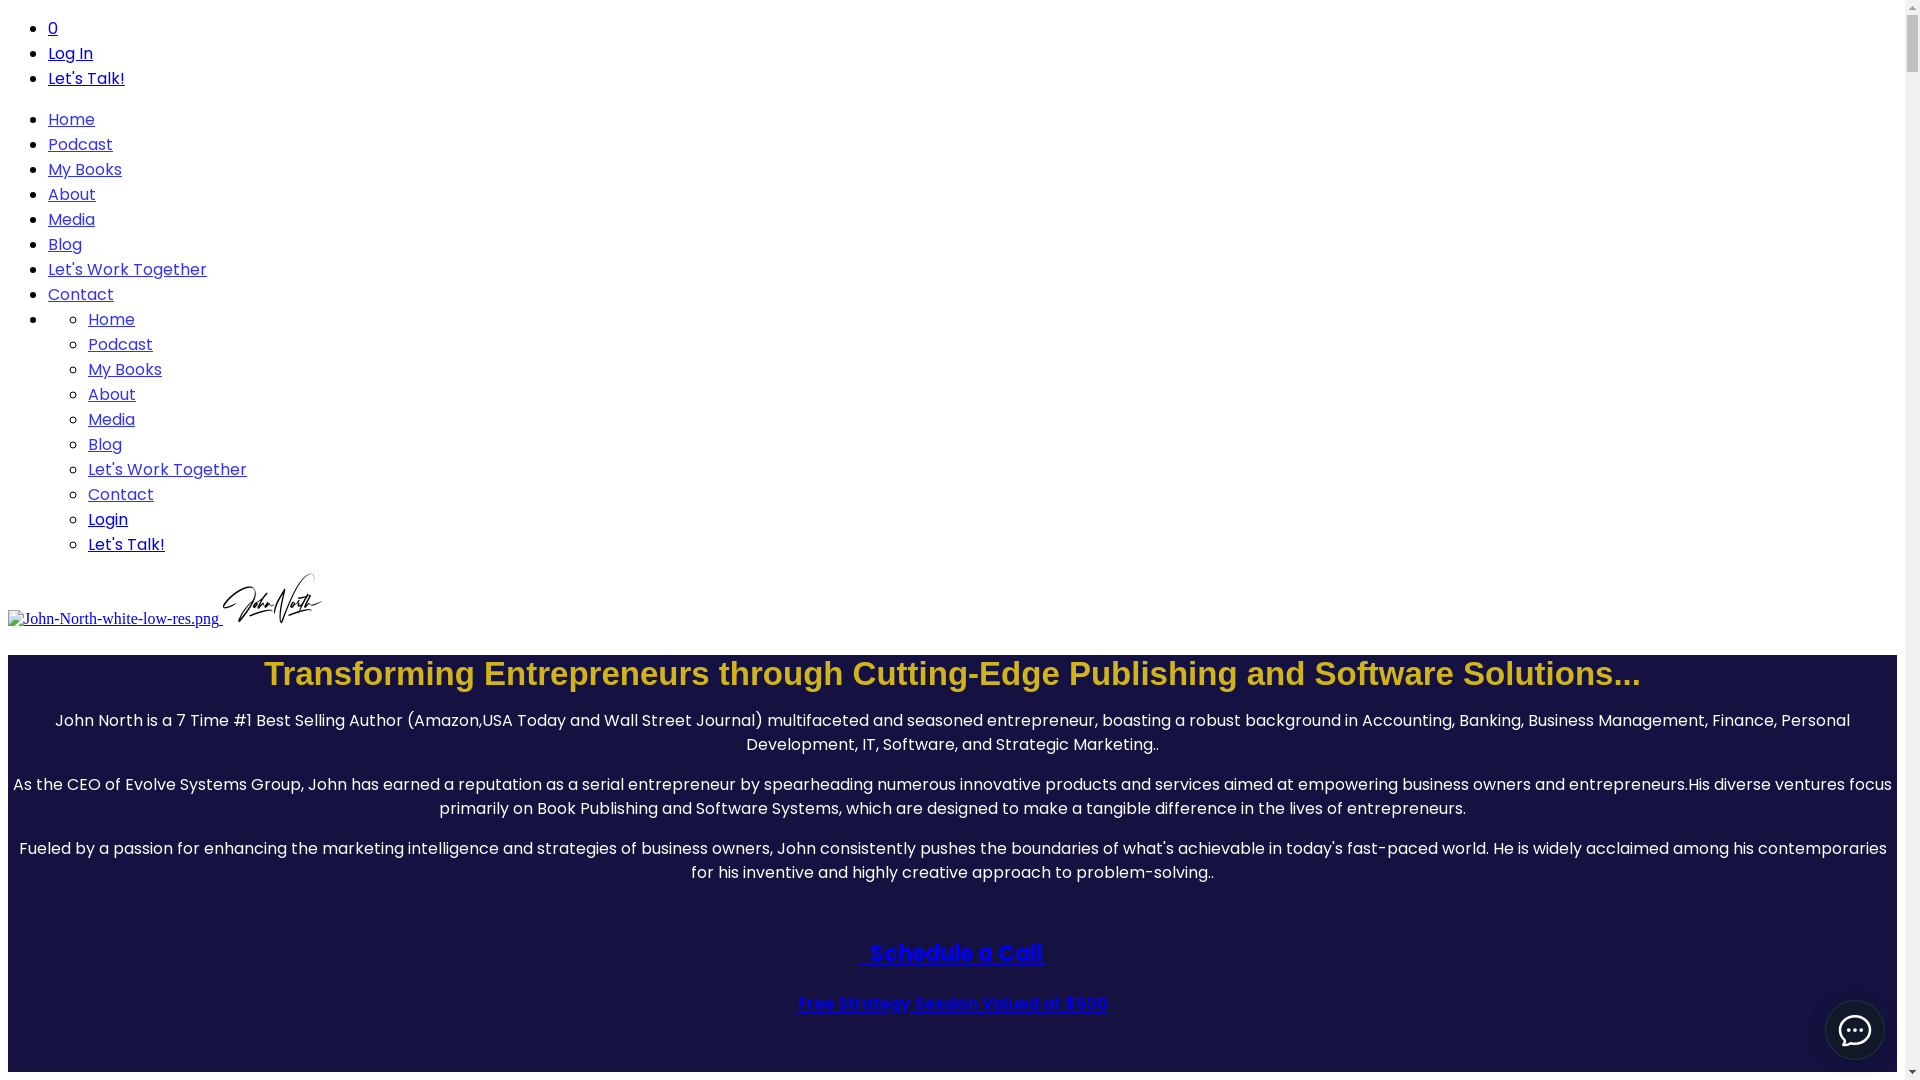 Image resolution: width=1920 pixels, height=1080 pixels. Describe the element at coordinates (70, 52) in the screenshot. I see `'Log In'` at that location.